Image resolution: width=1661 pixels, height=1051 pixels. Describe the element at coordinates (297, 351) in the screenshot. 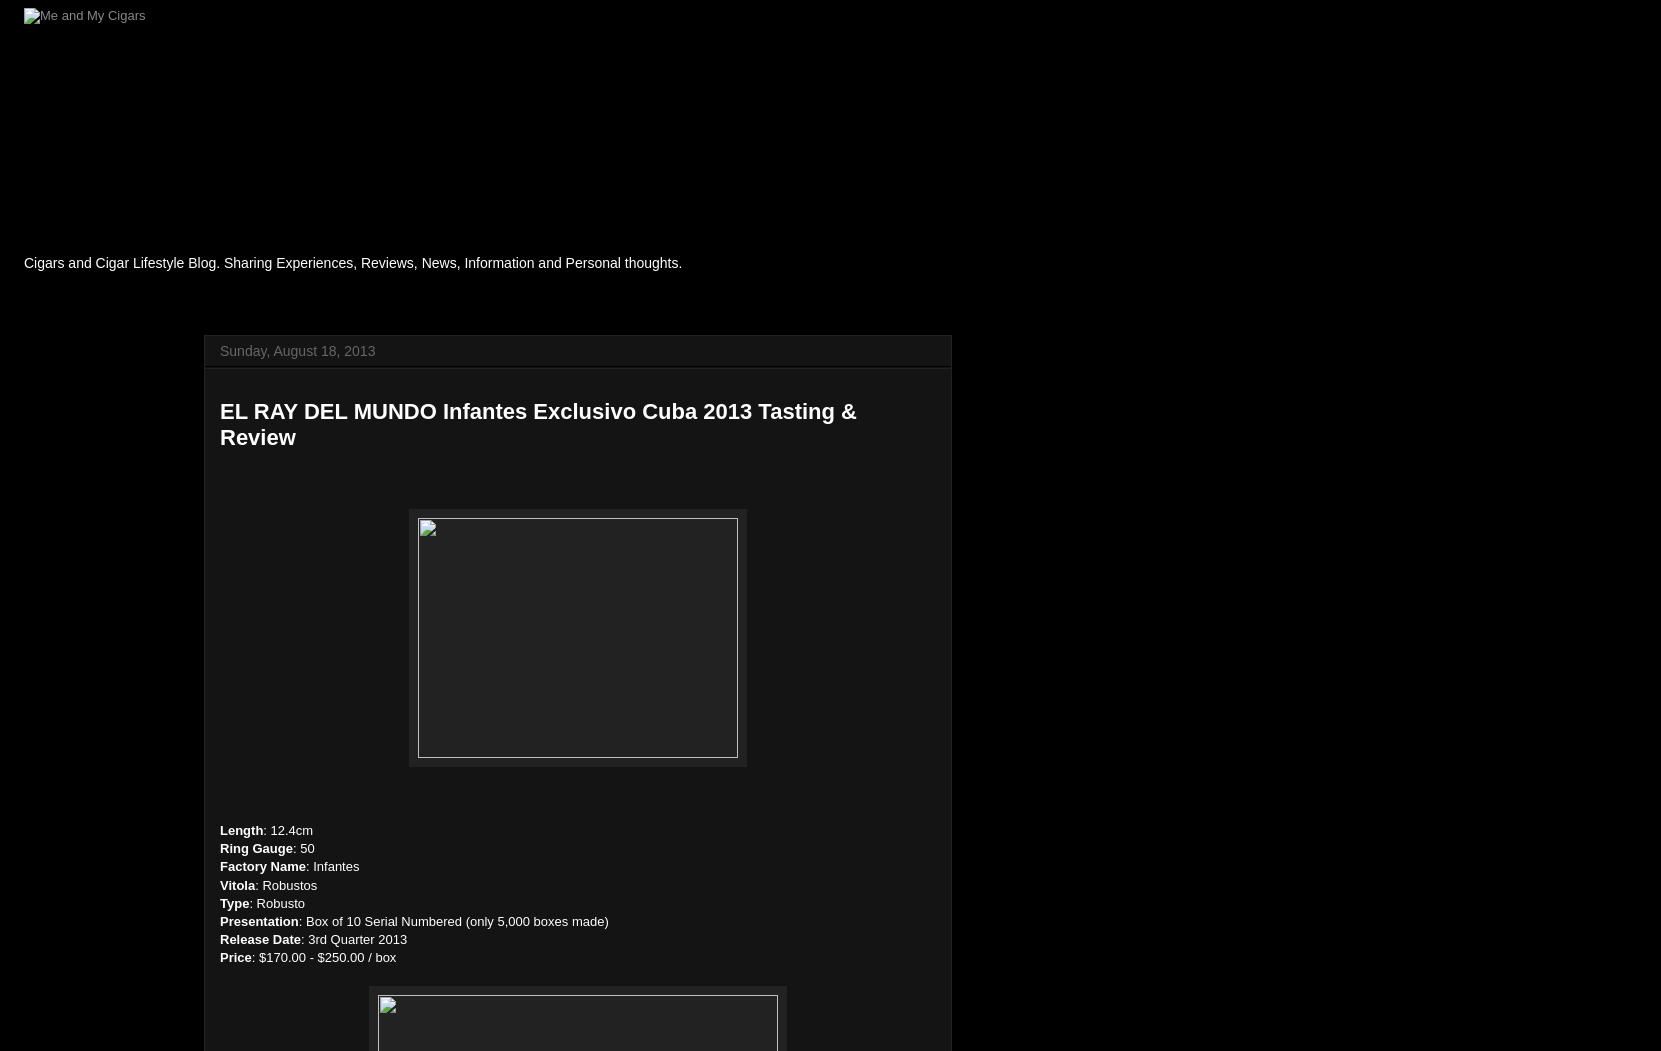

I see `'Sunday, August 18, 2013'` at that location.